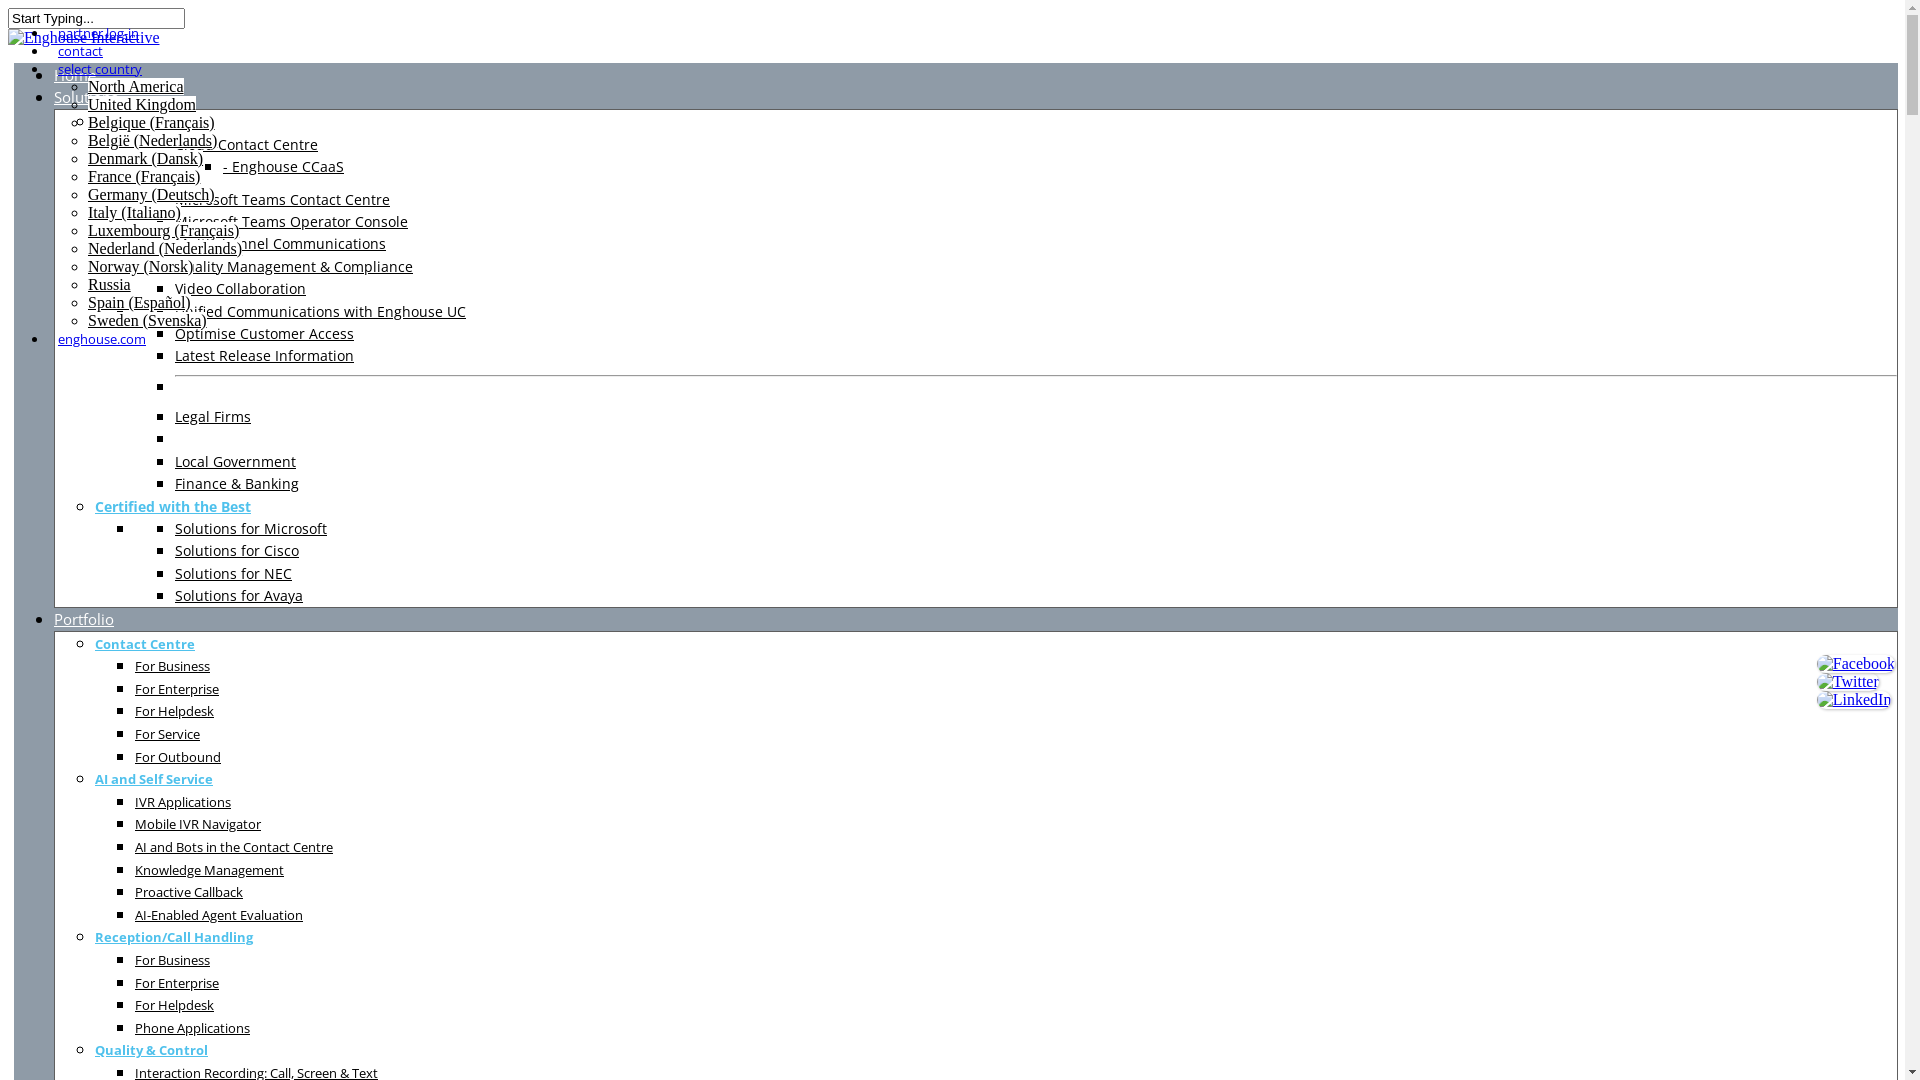  What do you see at coordinates (144, 157) in the screenshot?
I see `'Denmark (Dansk)'` at bounding box center [144, 157].